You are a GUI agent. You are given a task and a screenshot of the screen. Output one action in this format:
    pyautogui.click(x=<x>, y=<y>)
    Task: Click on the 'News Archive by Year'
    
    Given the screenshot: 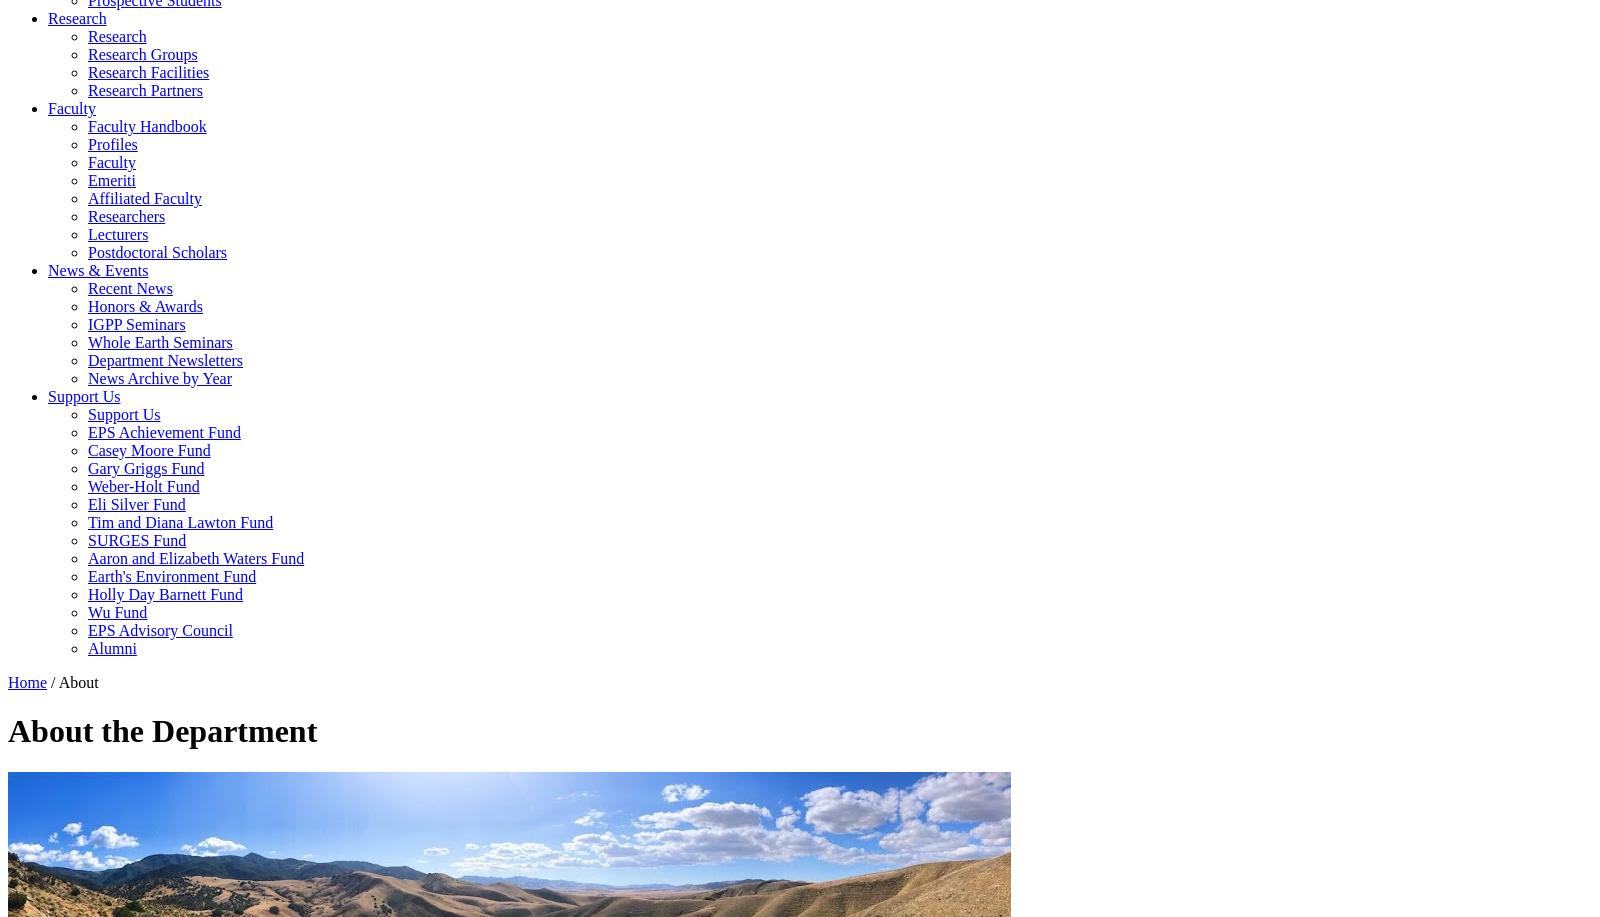 What is the action you would take?
    pyautogui.click(x=87, y=377)
    